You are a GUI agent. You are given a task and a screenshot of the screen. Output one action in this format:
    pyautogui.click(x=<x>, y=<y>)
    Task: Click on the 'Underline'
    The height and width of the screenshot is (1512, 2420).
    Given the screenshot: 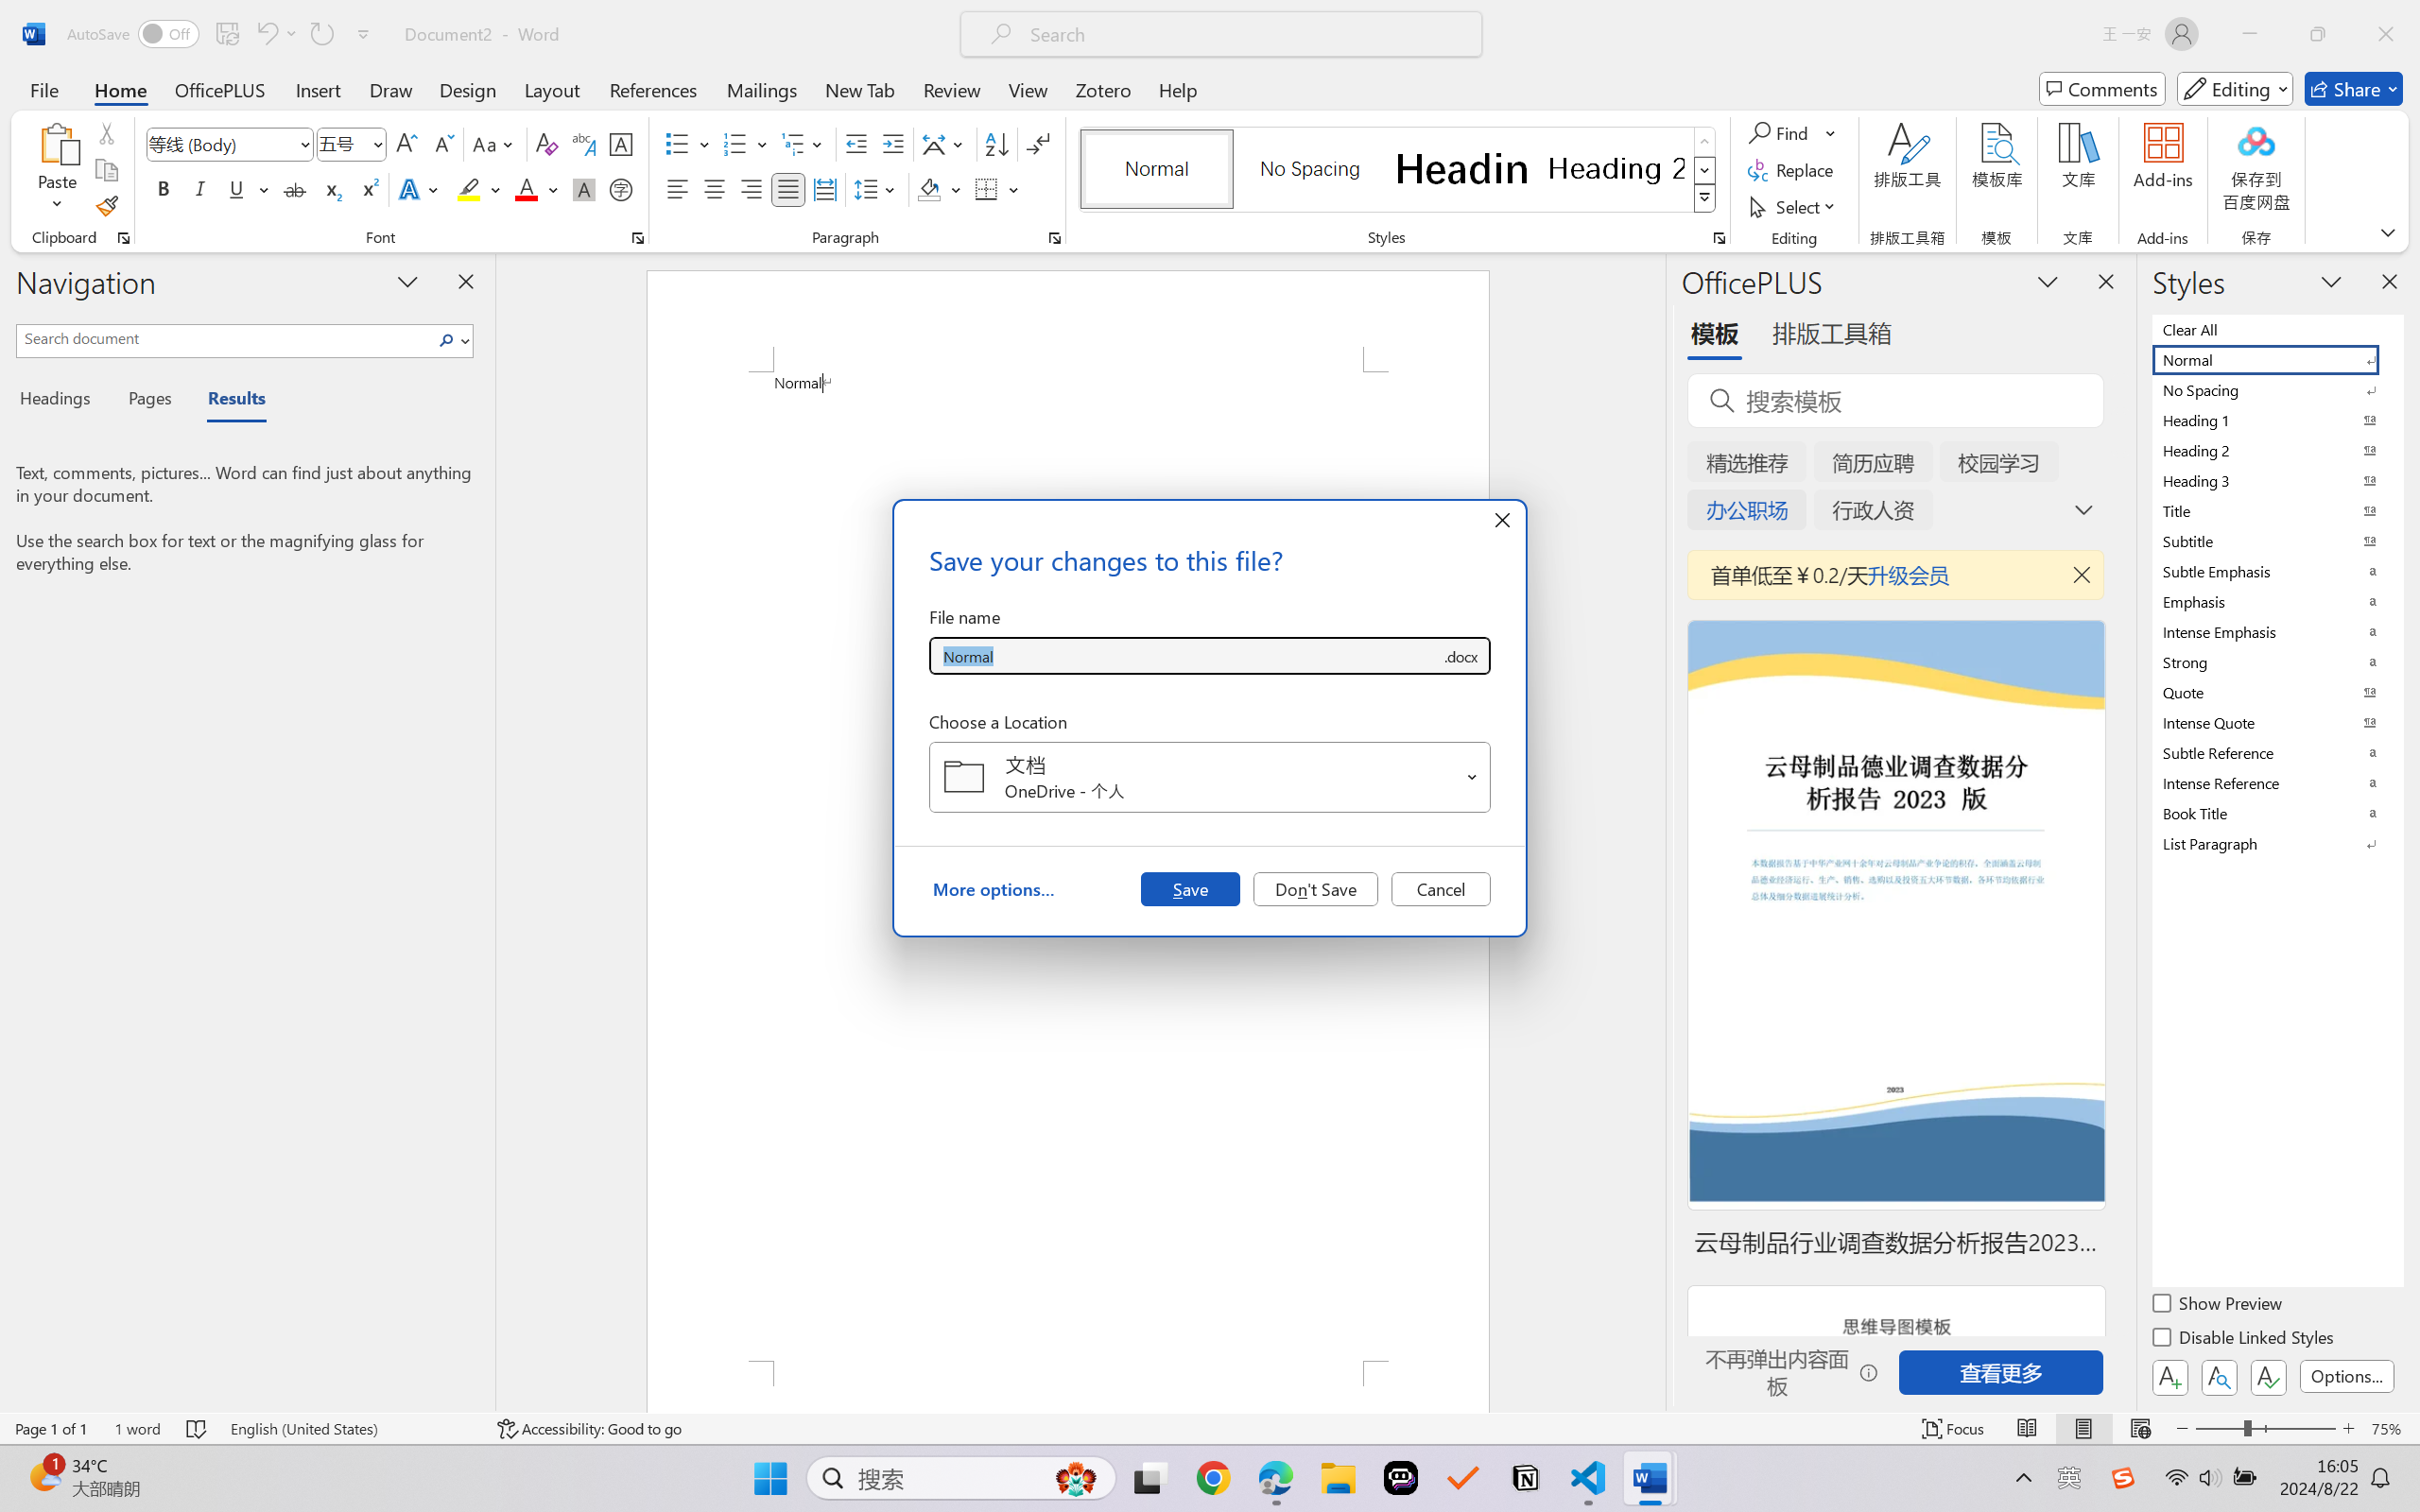 What is the action you would take?
    pyautogui.click(x=235, y=188)
    